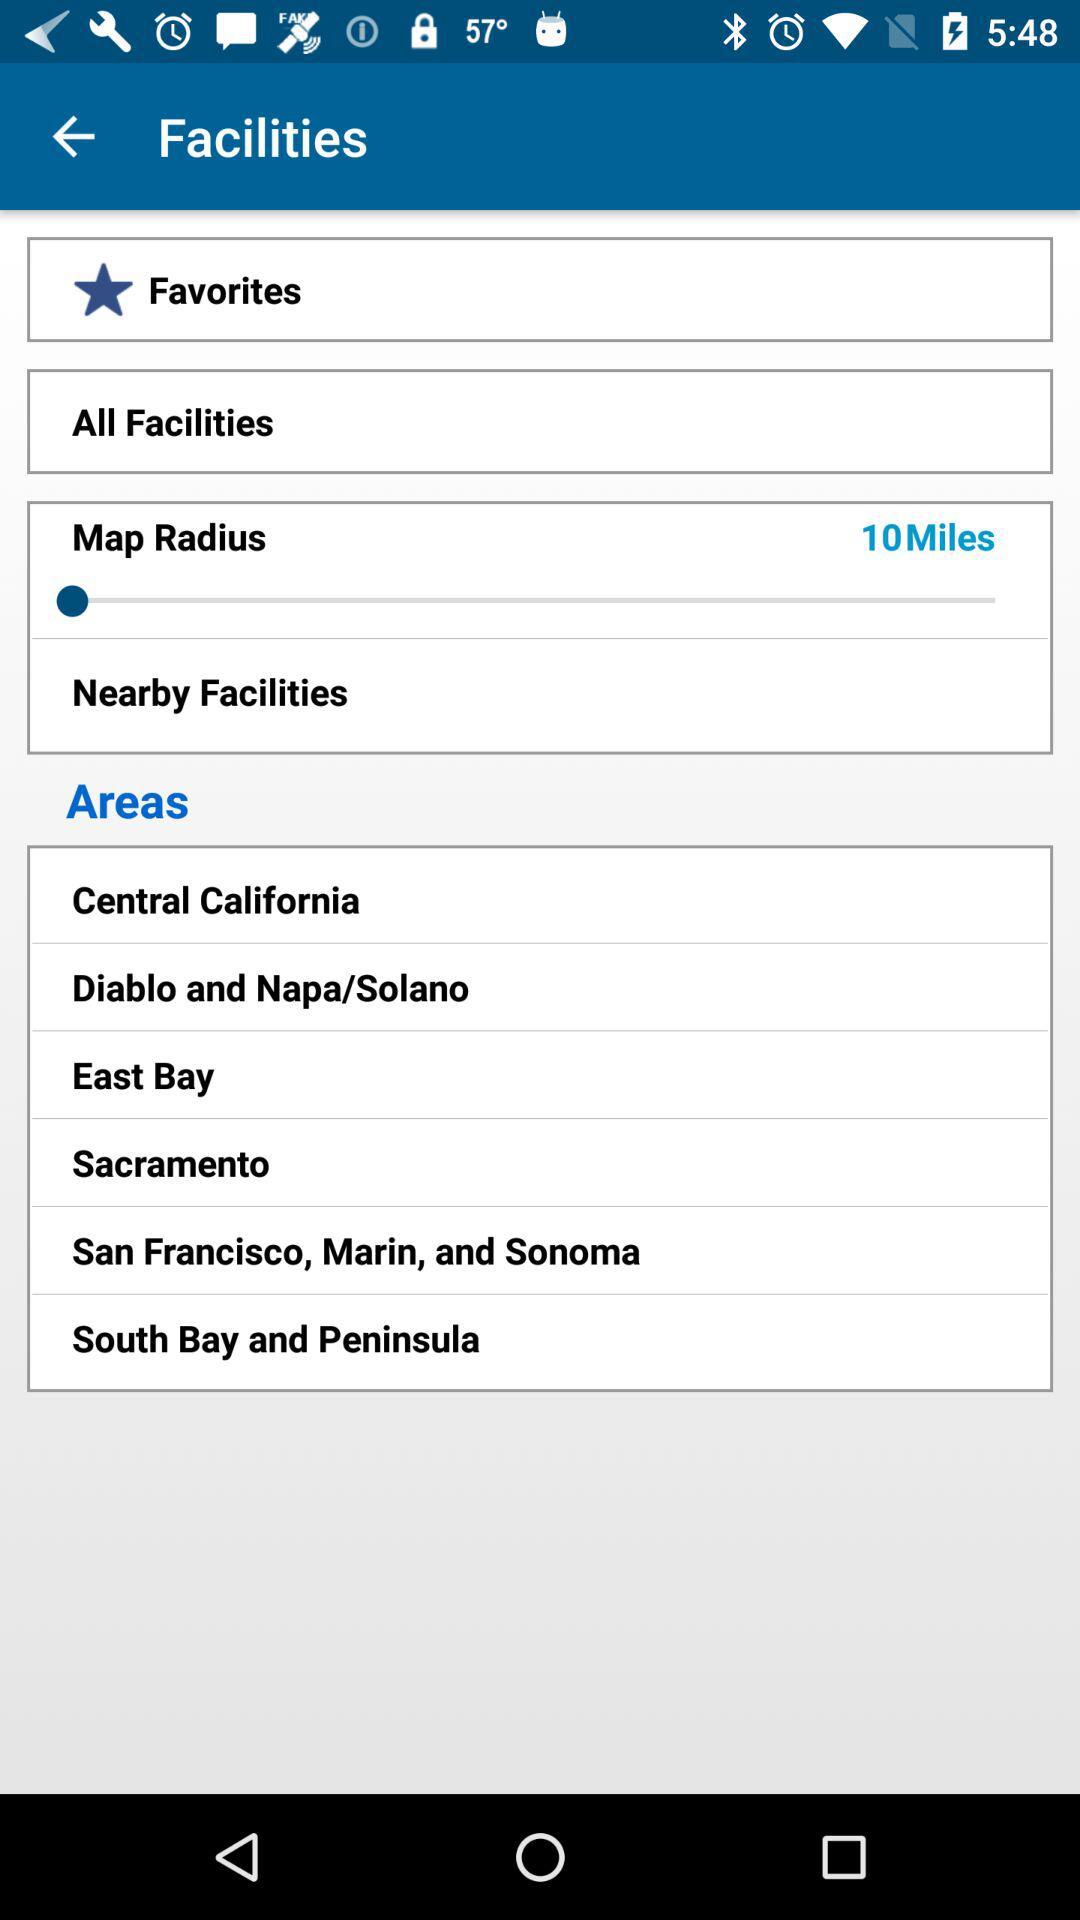 This screenshot has height=1920, width=1080. I want to click on item to the left of the facilities app, so click(72, 135).